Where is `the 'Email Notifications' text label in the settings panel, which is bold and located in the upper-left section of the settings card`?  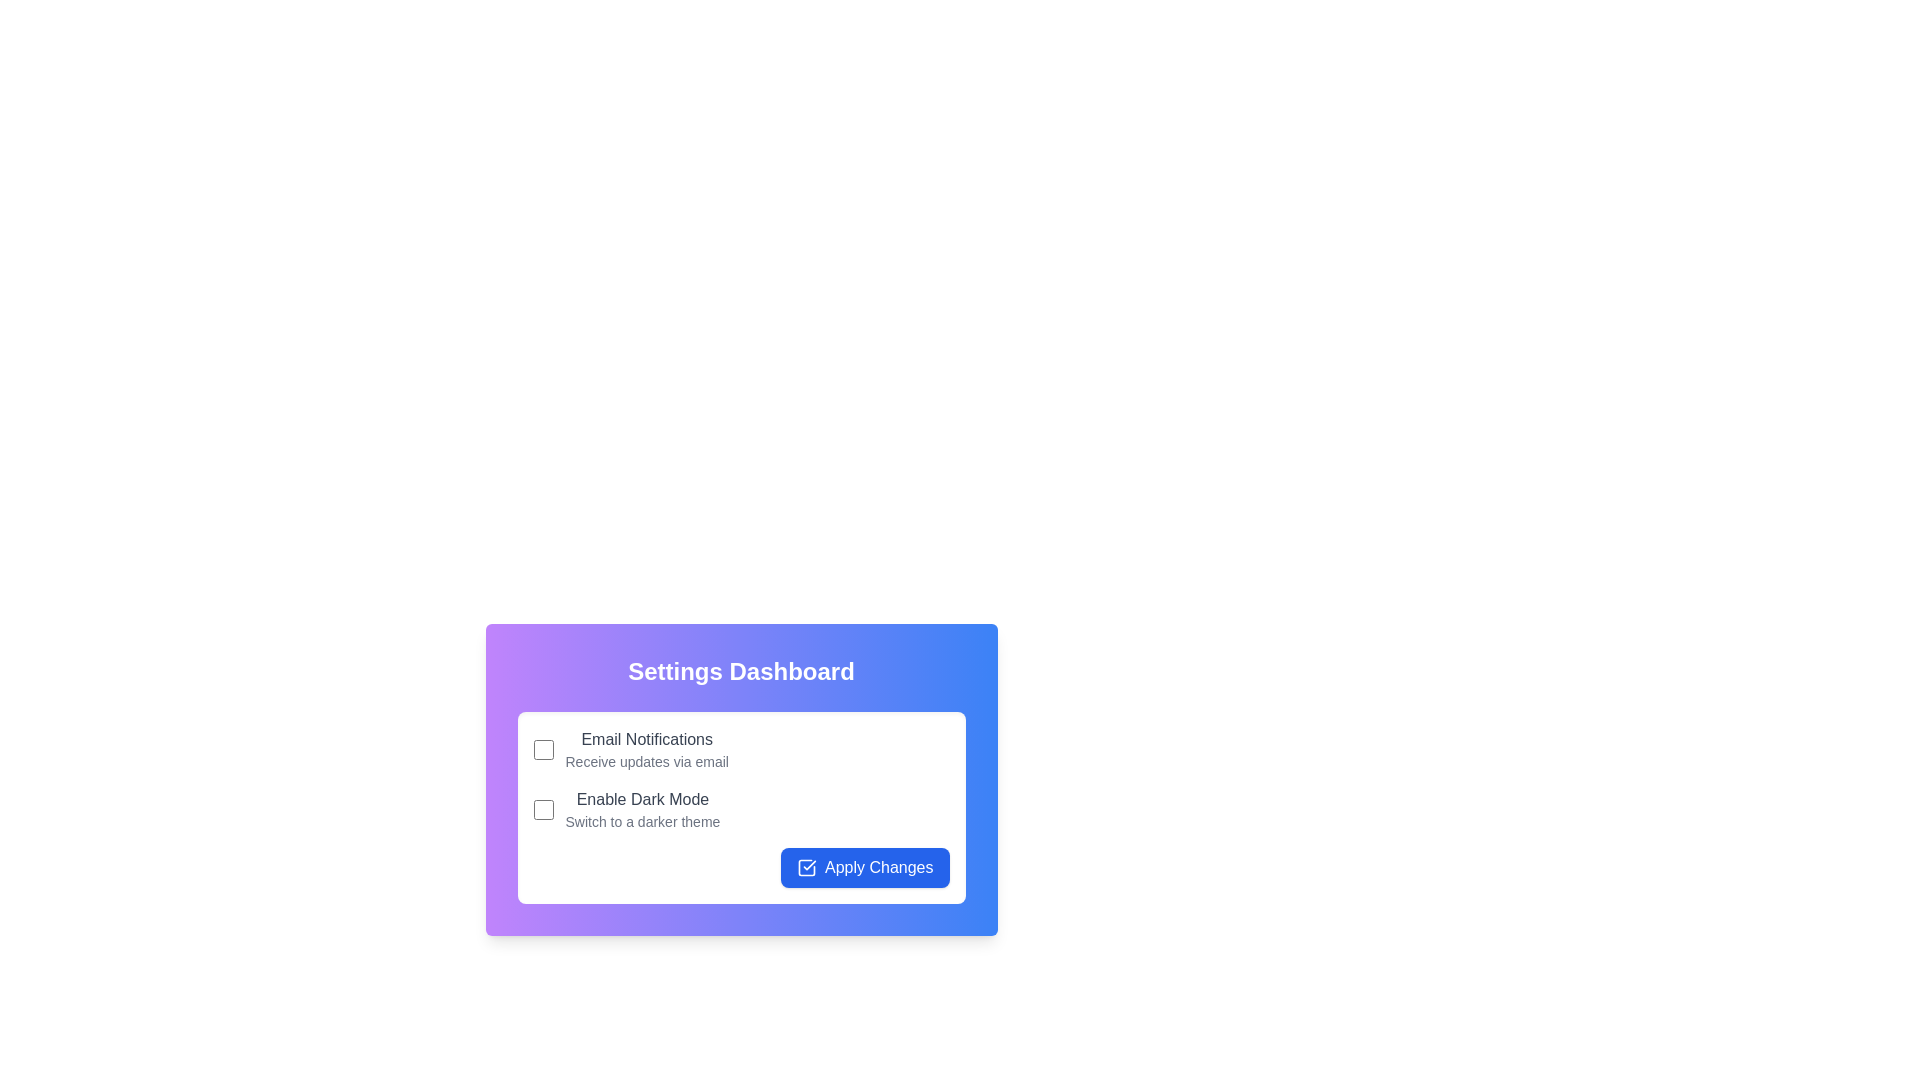 the 'Email Notifications' text label in the settings panel, which is bold and located in the upper-left section of the settings card is located at coordinates (647, 739).